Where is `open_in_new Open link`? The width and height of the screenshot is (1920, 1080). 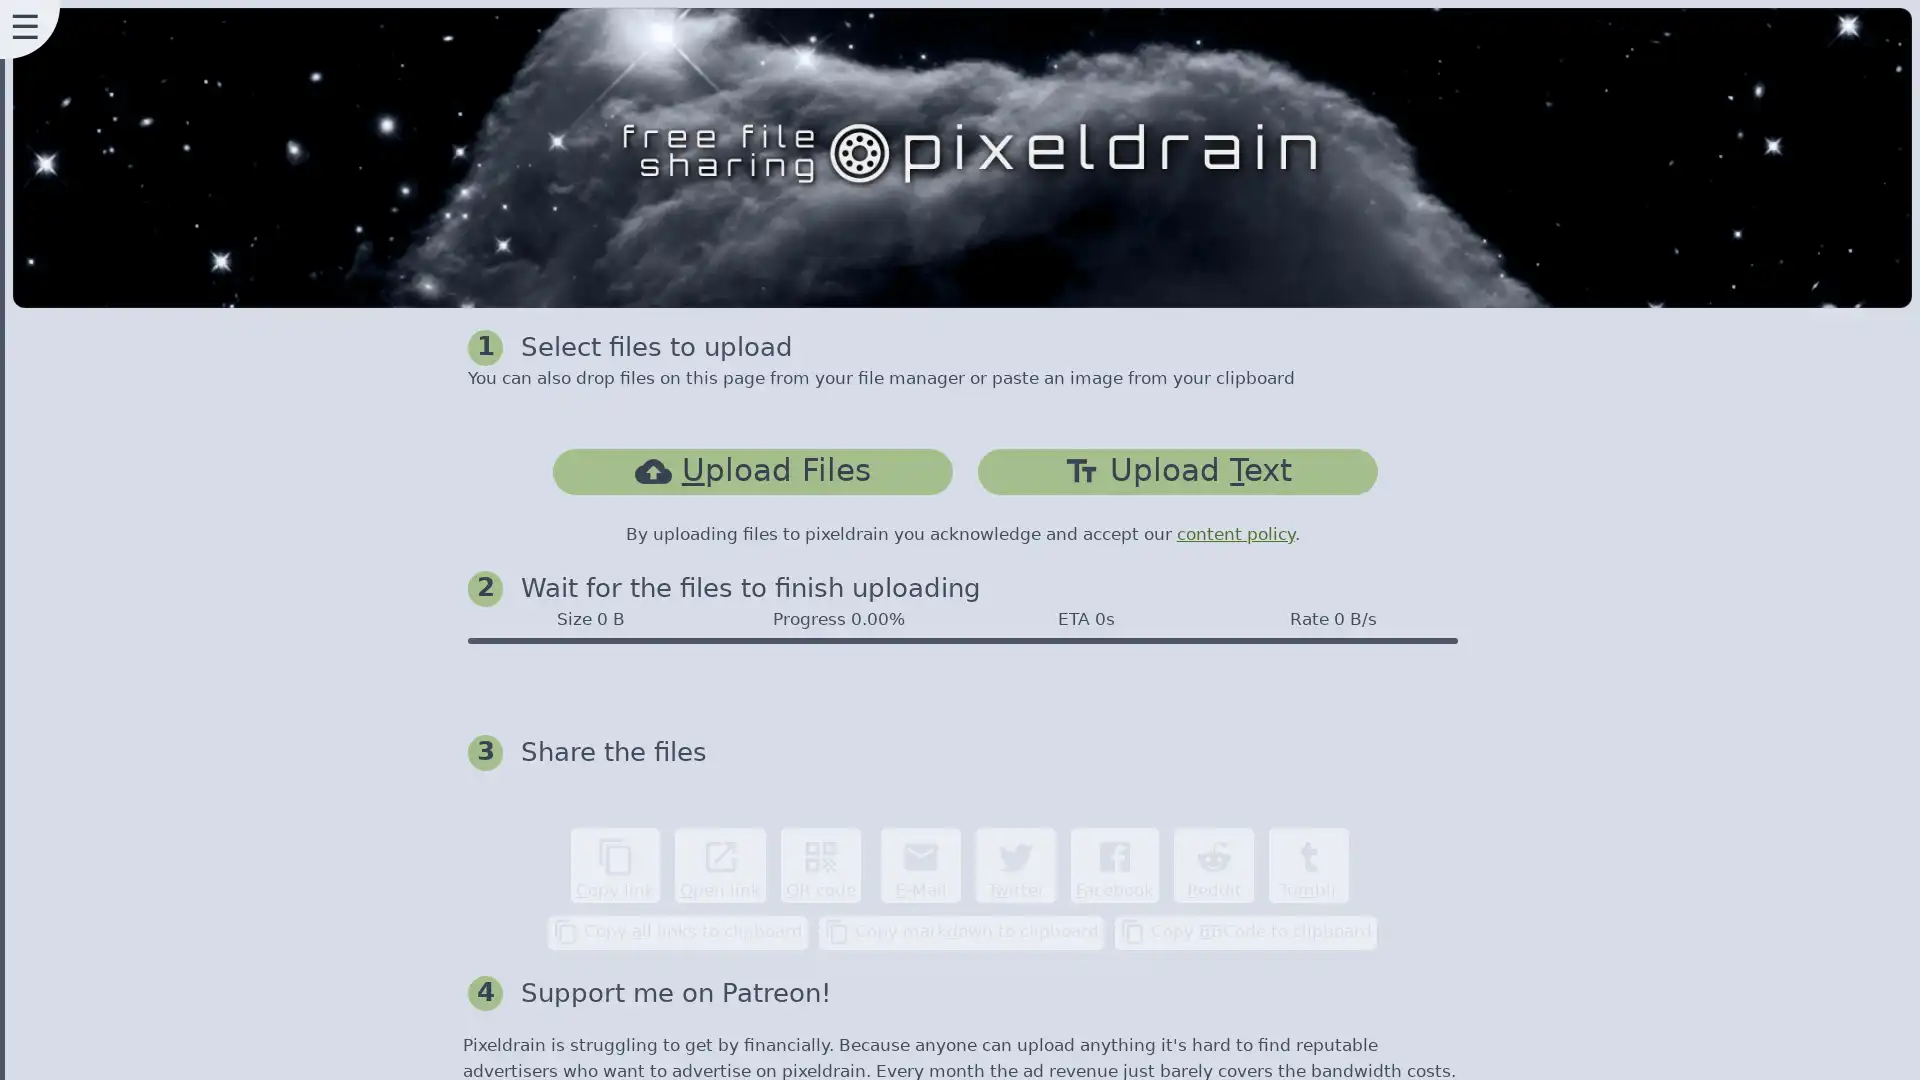
open_in_new Open link is located at coordinates (862, 864).